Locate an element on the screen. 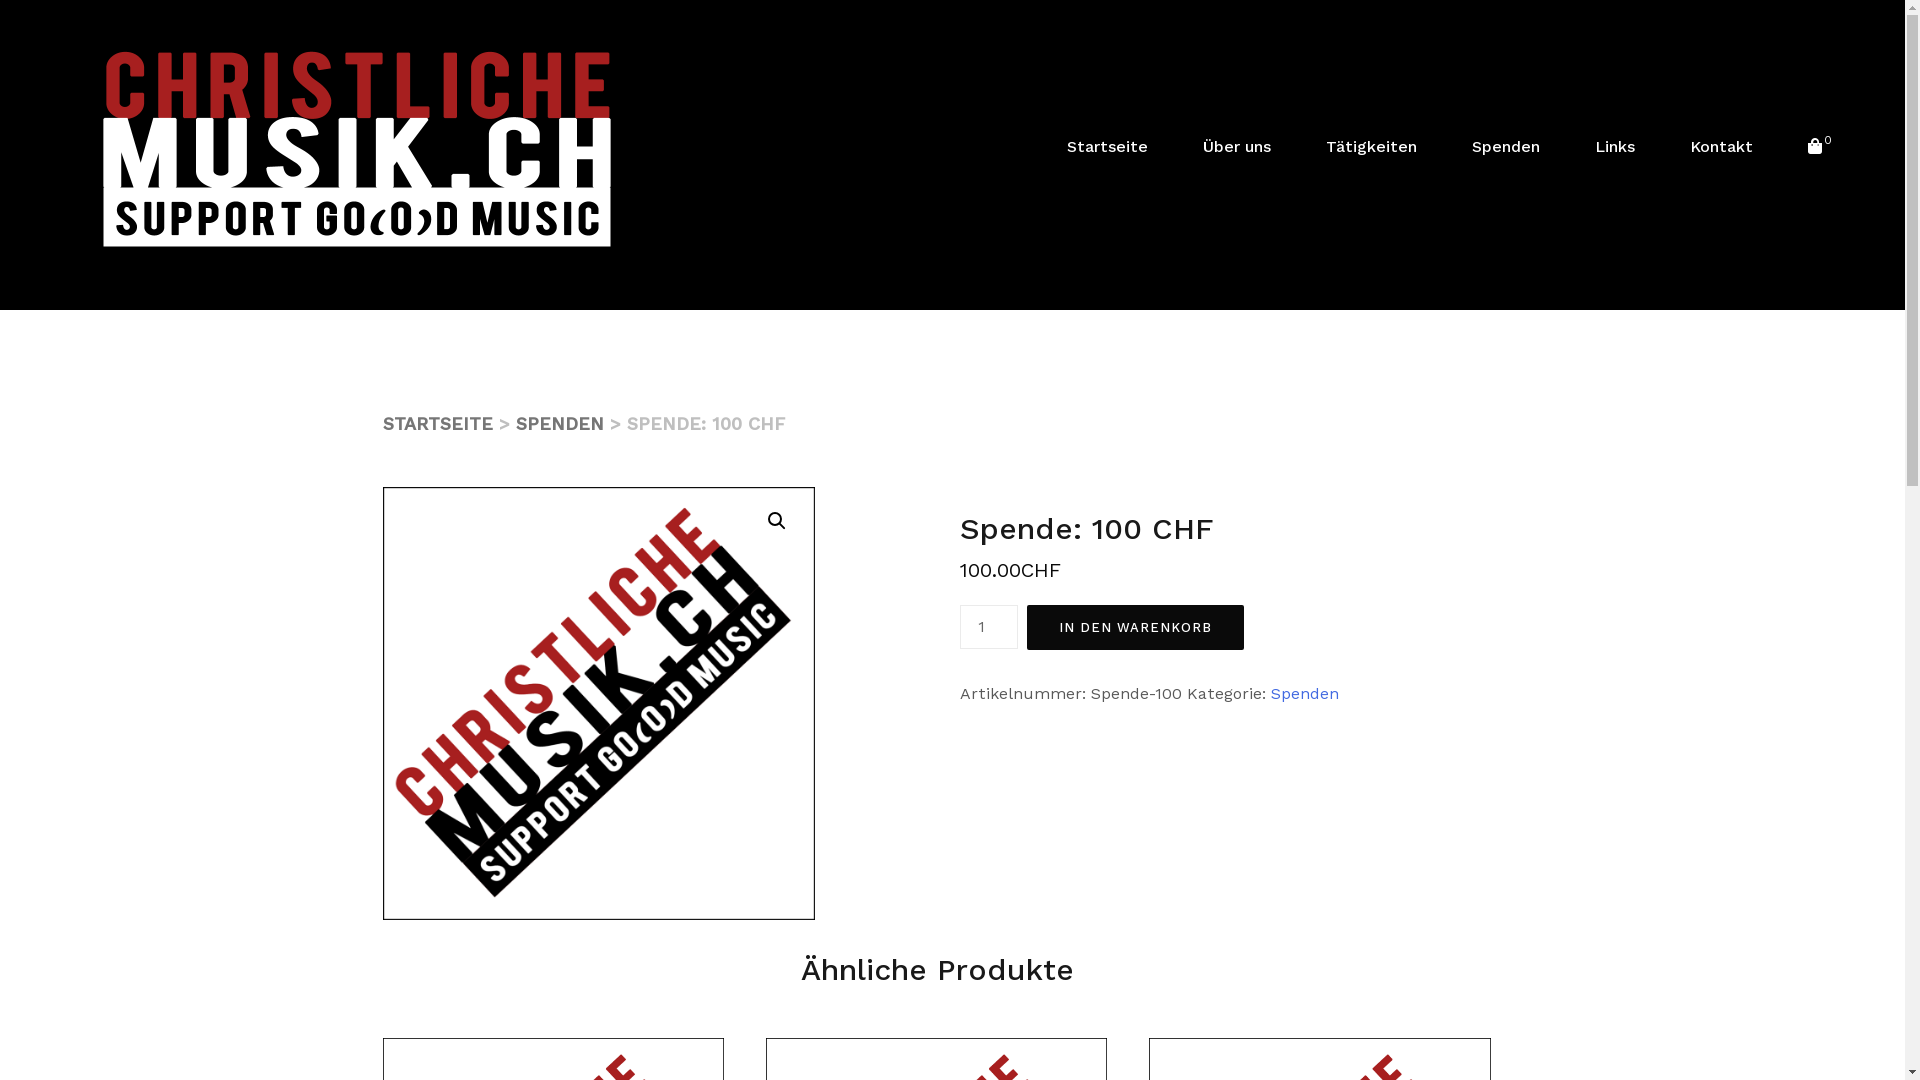 The height and width of the screenshot is (1080, 1920). 'ChristlichemusikIcon1' is located at coordinates (597, 702).